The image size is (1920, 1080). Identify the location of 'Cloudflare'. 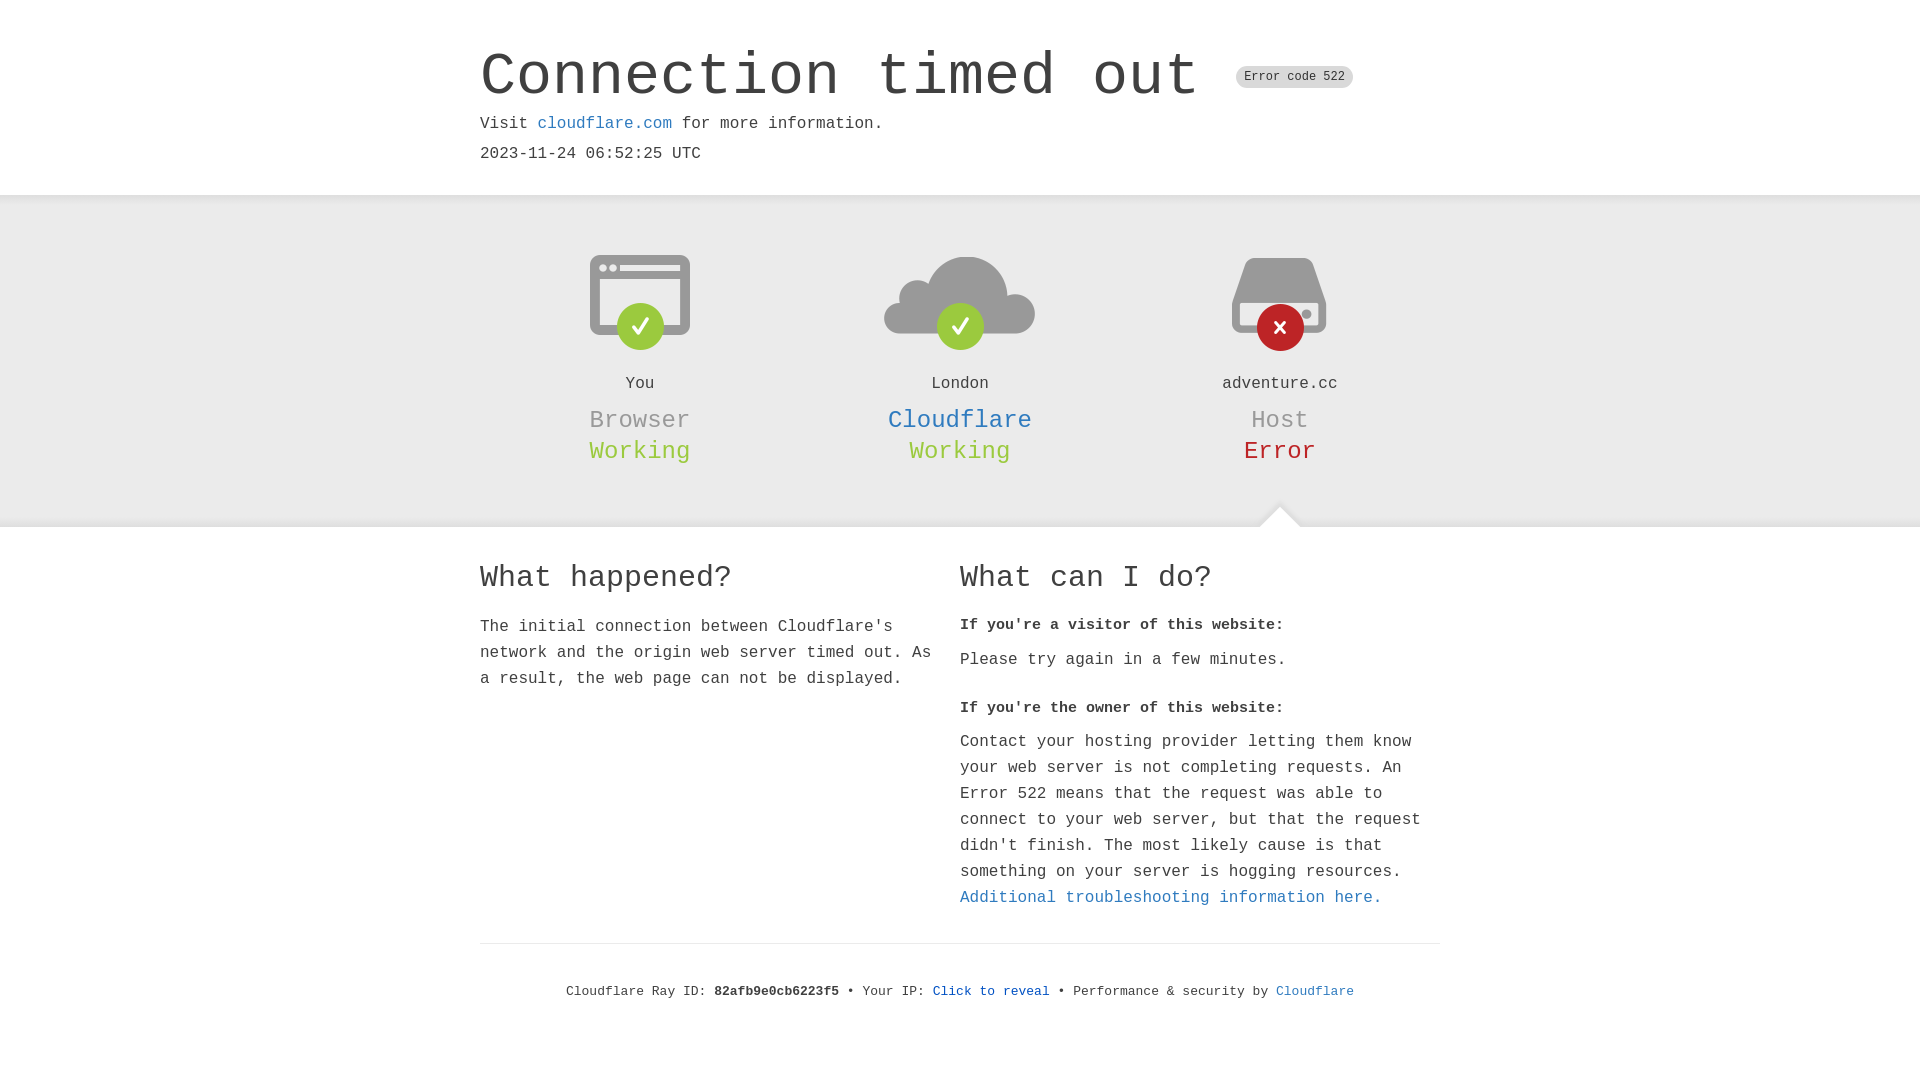
(960, 419).